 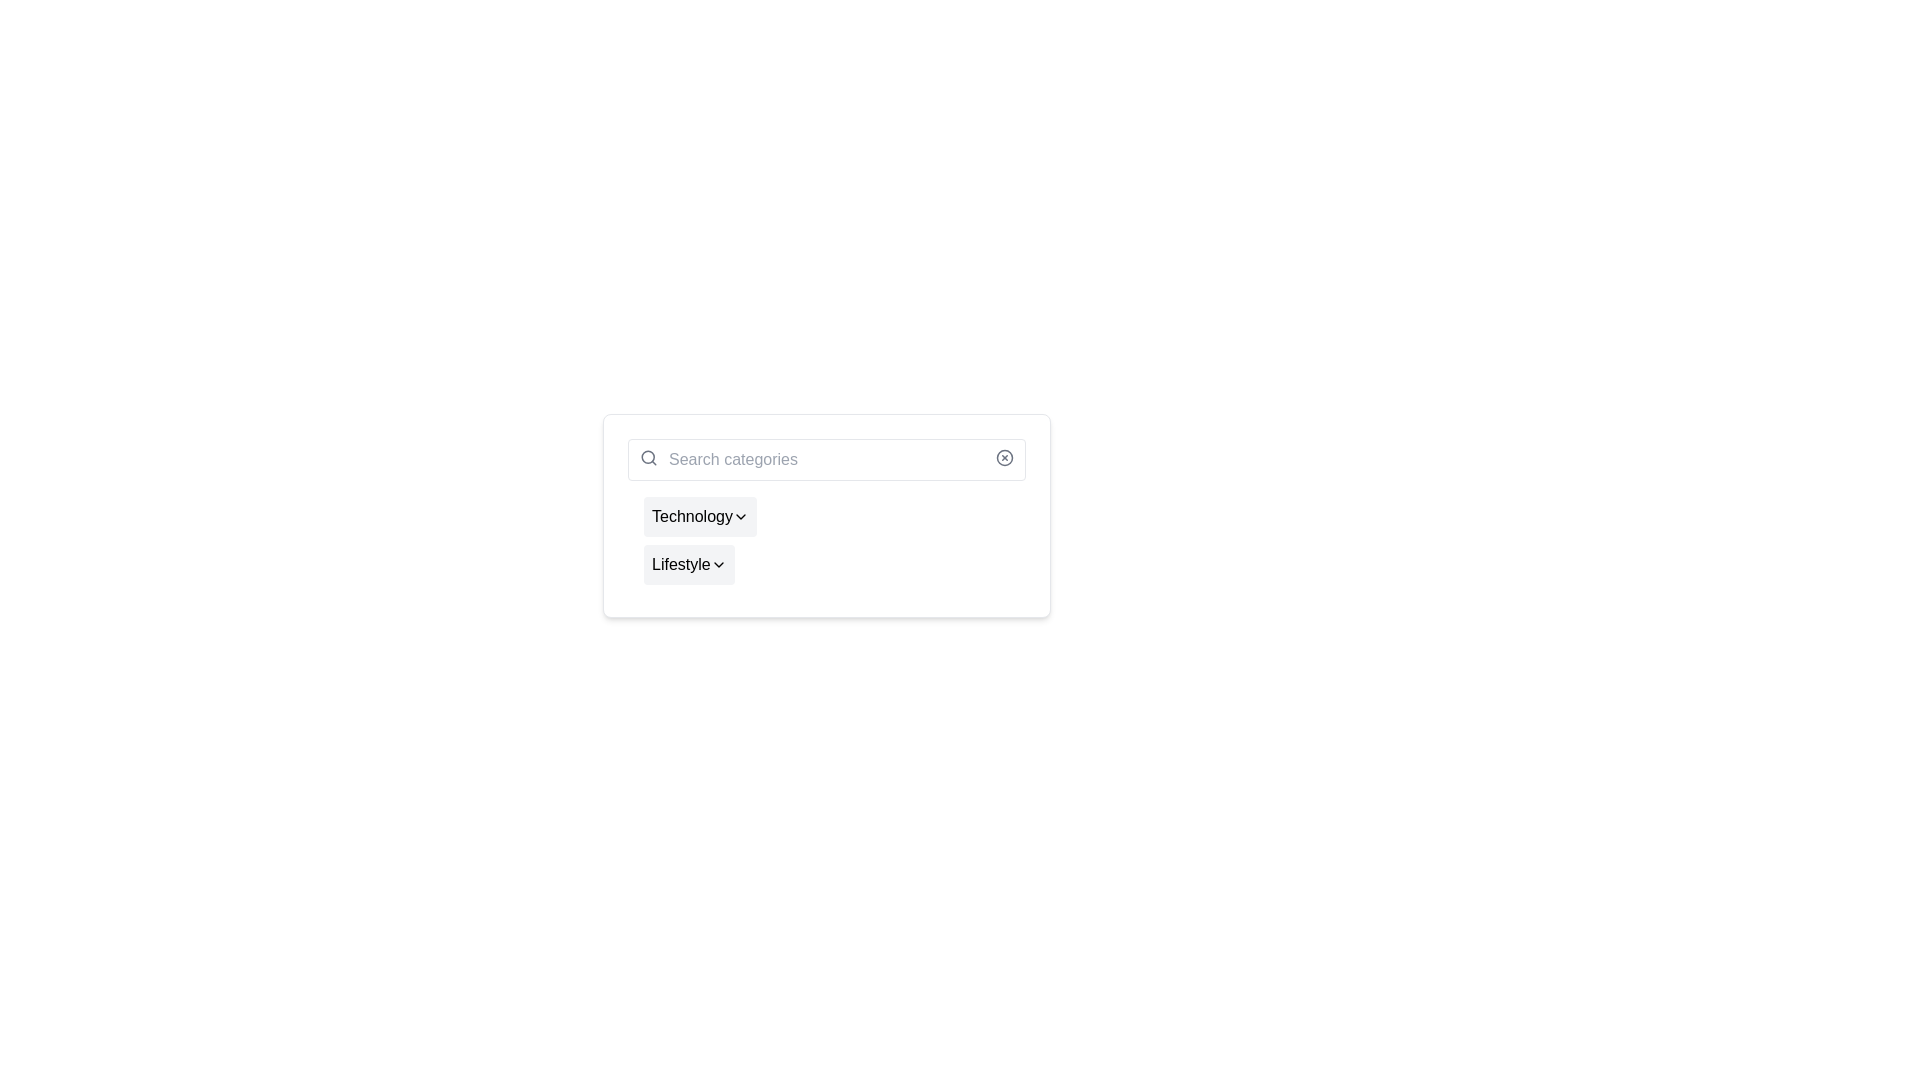 What do you see at coordinates (739, 515) in the screenshot?
I see `the 'Technology' icon located to the right of the text 'Technology'` at bounding box center [739, 515].